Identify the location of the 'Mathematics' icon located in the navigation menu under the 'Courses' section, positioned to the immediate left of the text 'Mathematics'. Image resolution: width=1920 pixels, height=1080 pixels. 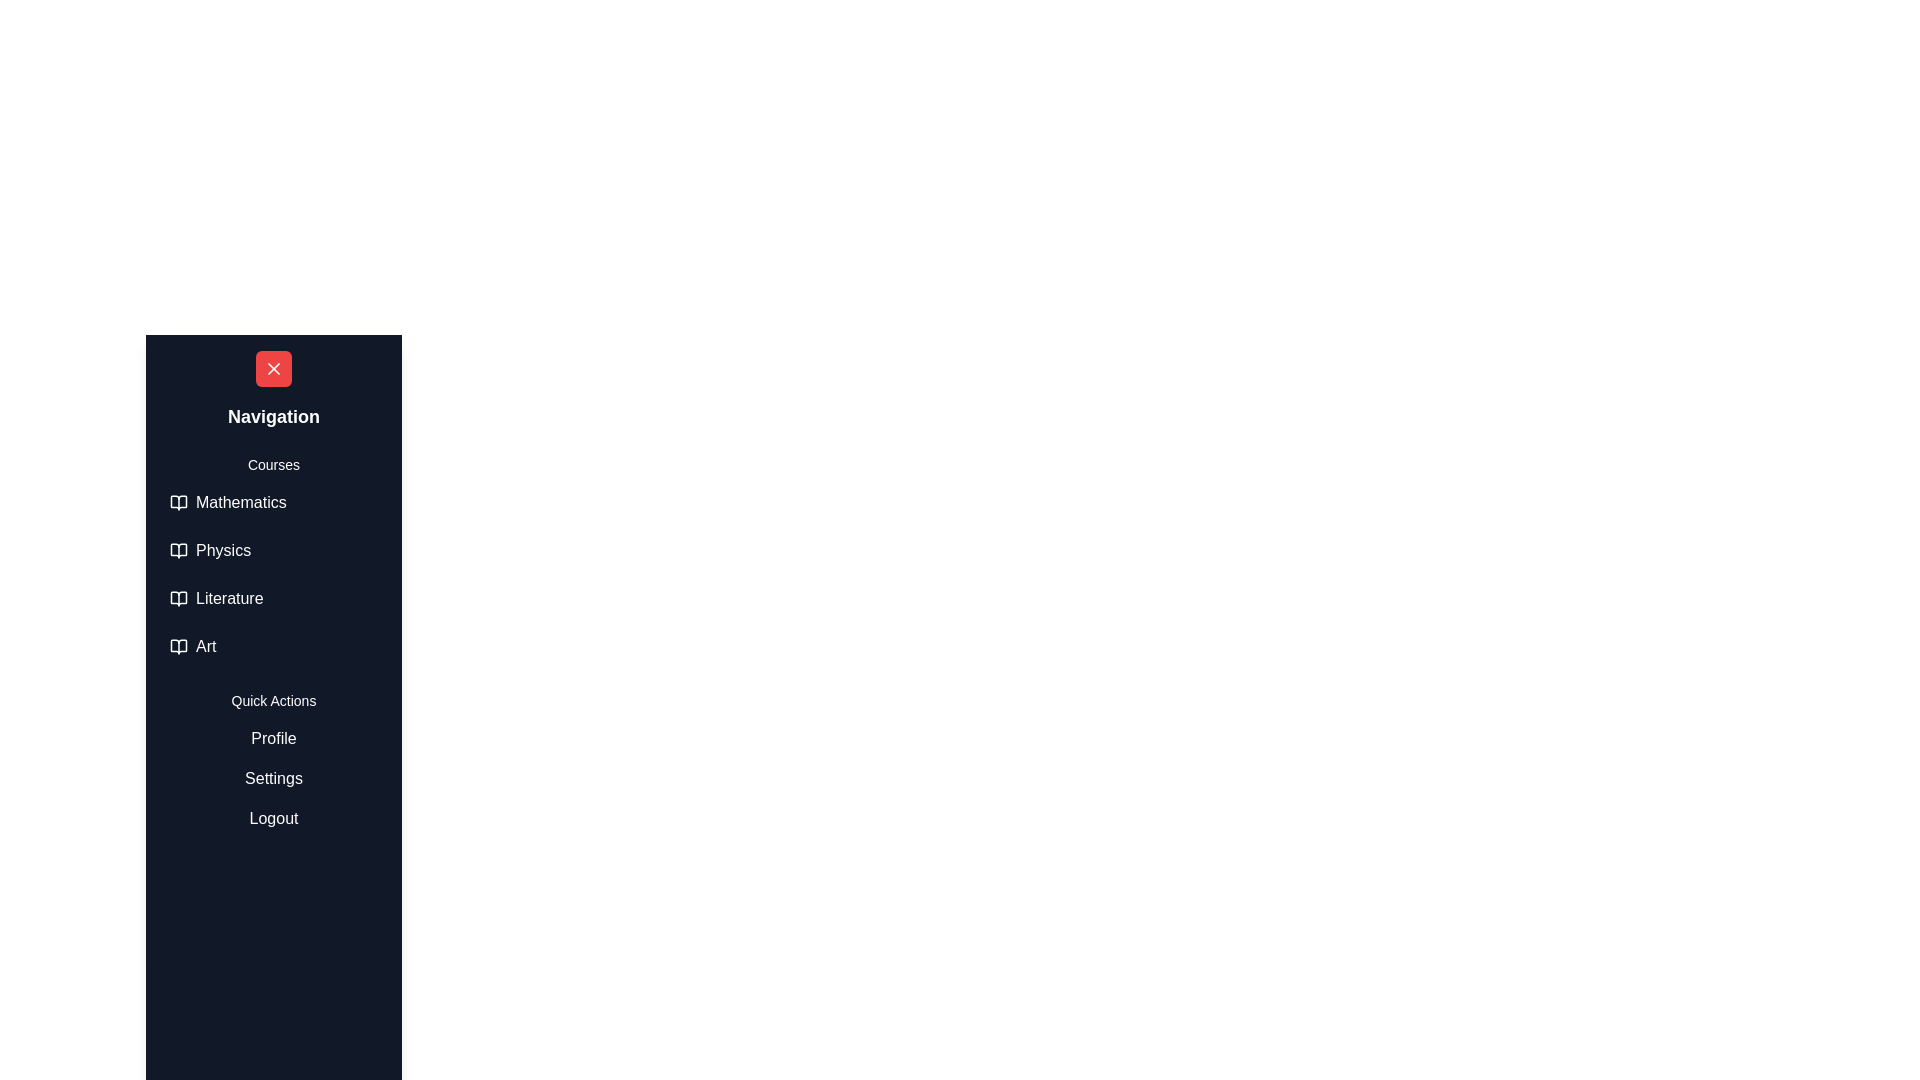
(178, 501).